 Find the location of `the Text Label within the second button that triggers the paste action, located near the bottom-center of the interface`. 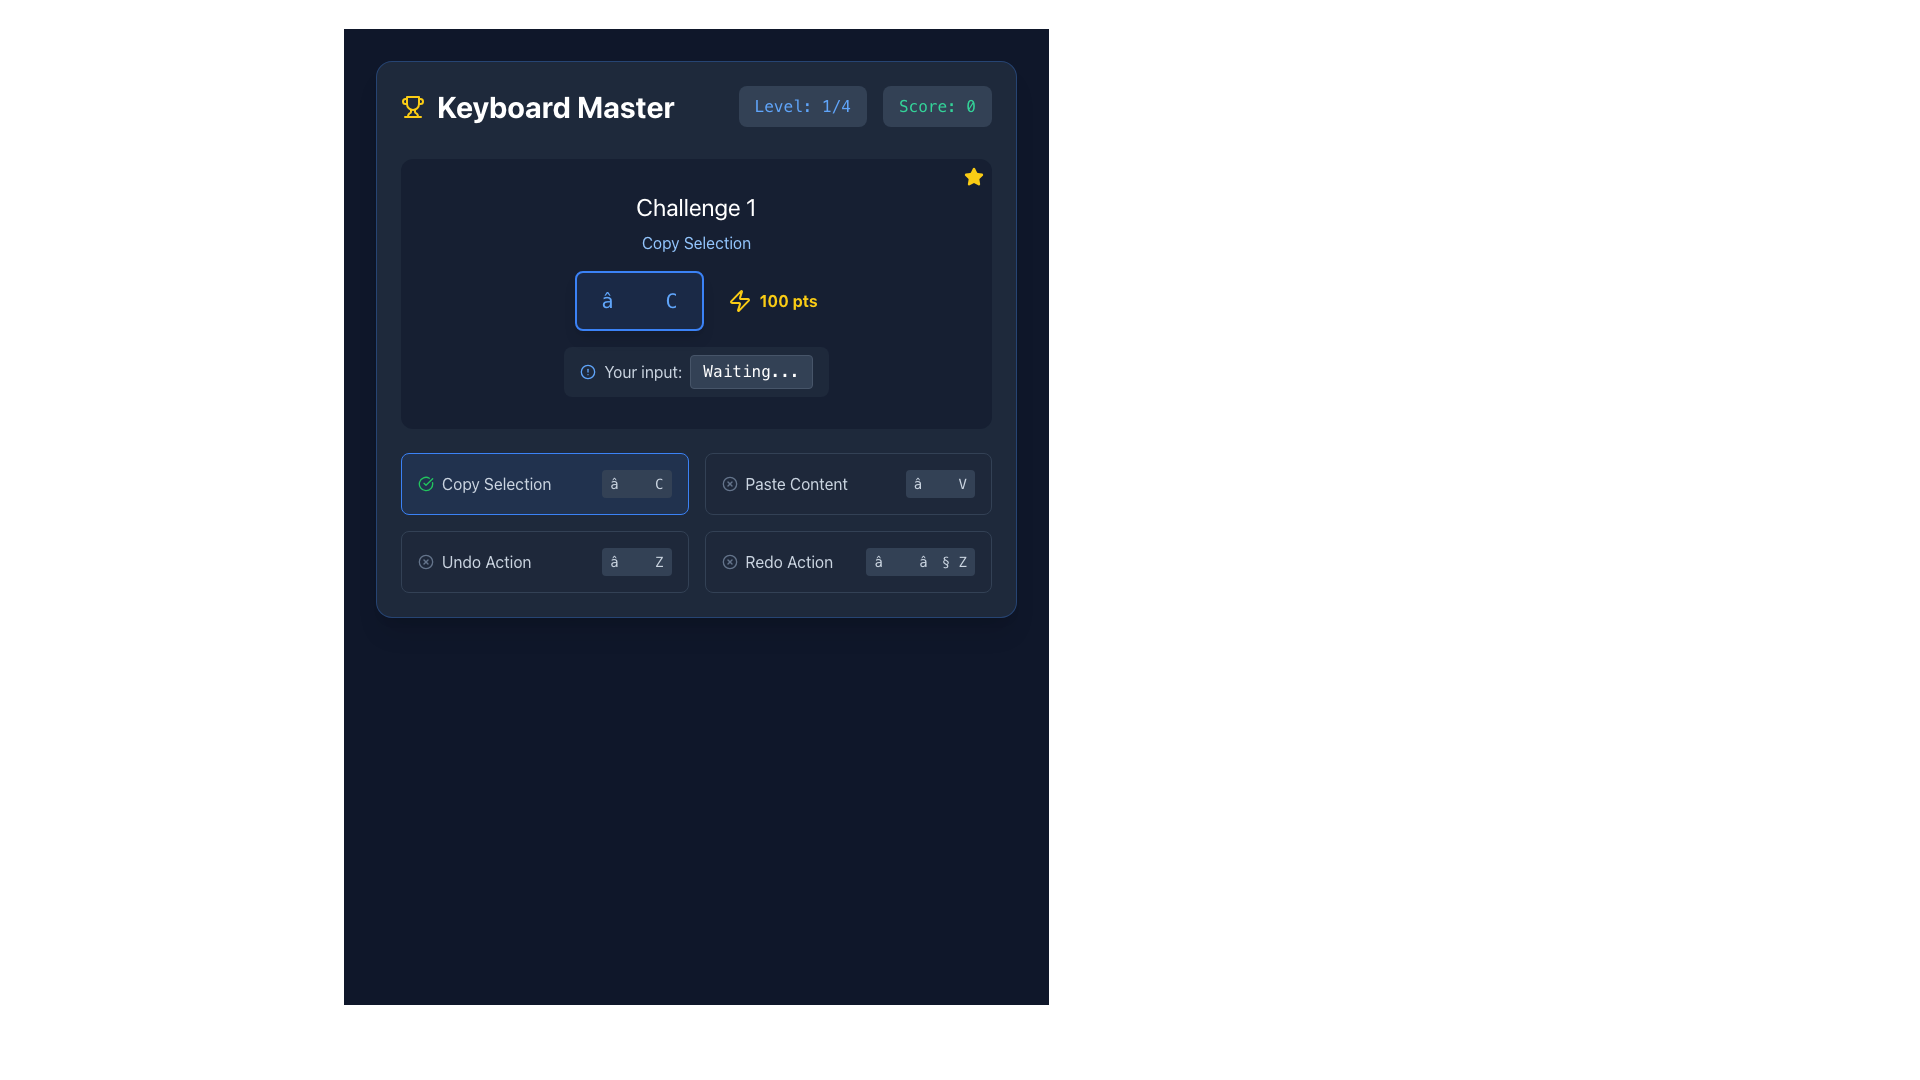

the Text Label within the second button that triggers the paste action, located near the bottom-center of the interface is located at coordinates (795, 483).